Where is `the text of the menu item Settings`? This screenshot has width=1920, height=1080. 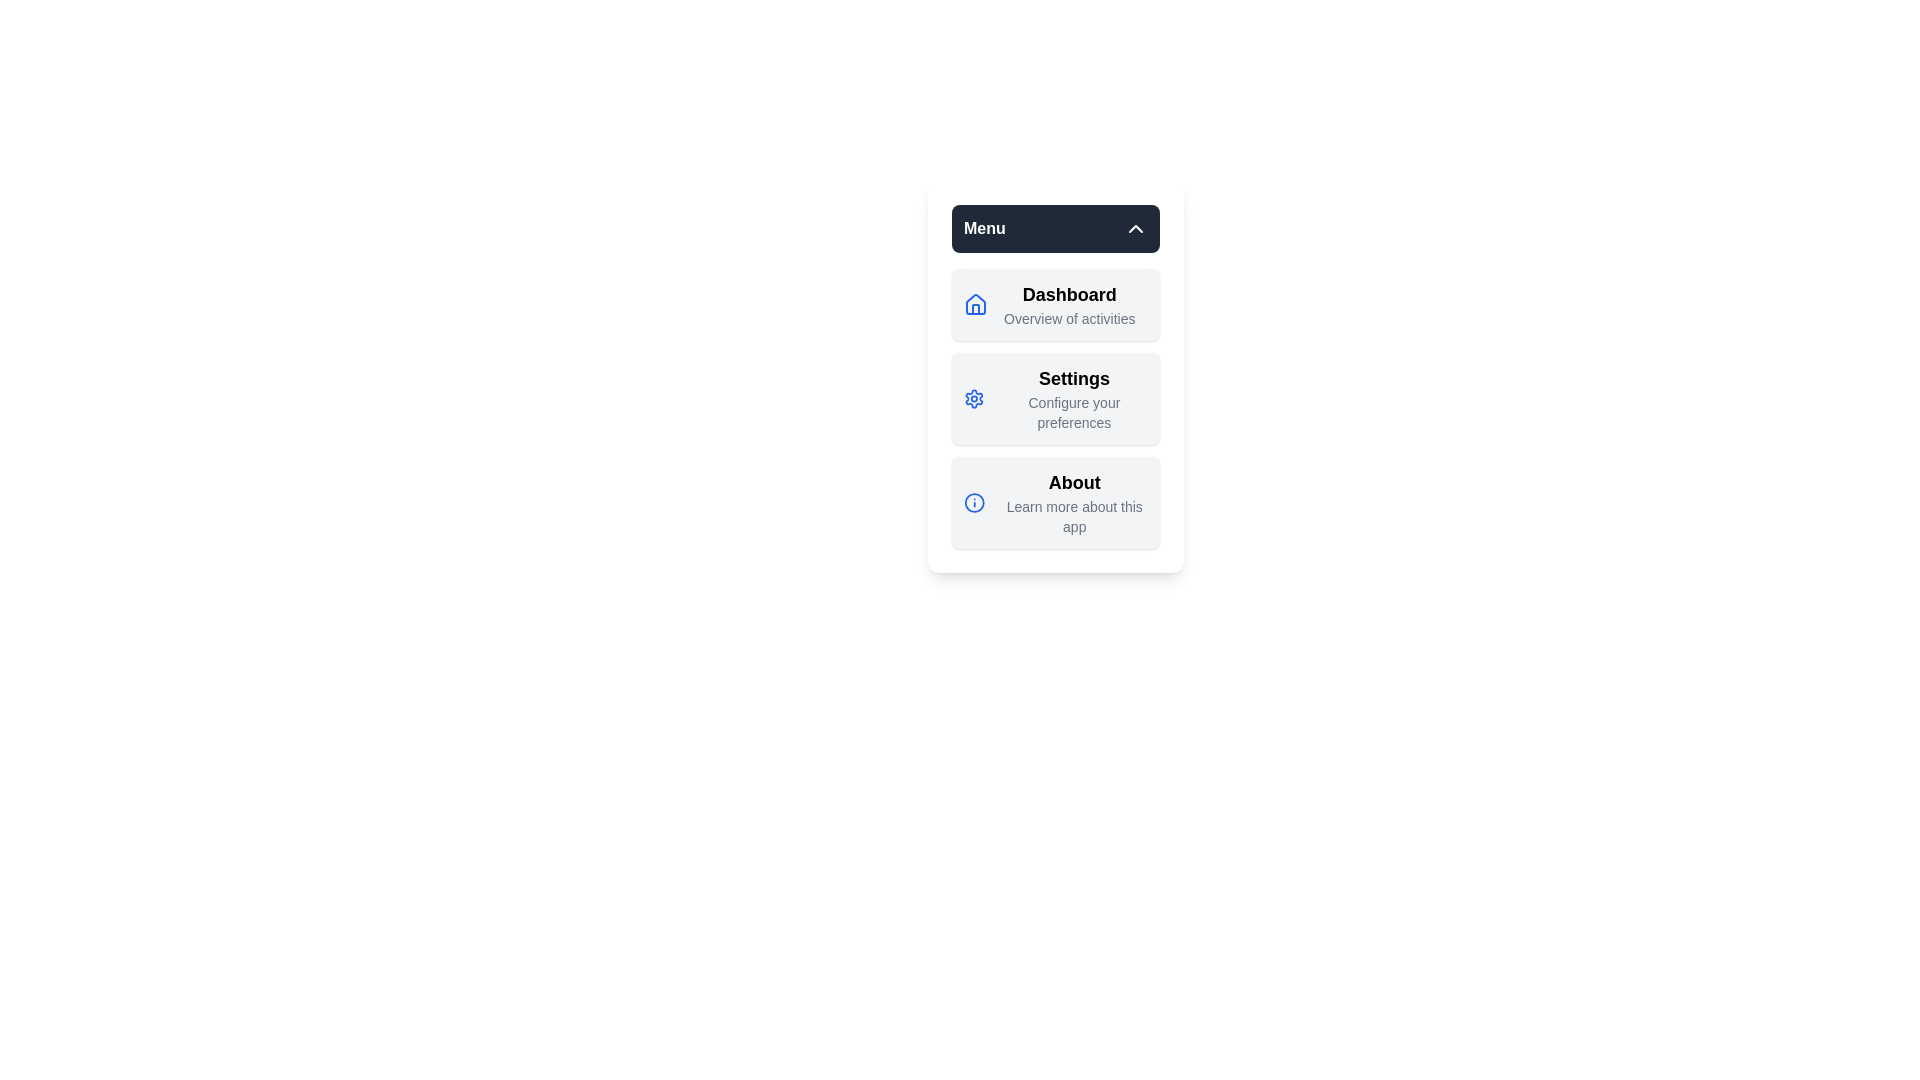 the text of the menu item Settings is located at coordinates (1055, 398).